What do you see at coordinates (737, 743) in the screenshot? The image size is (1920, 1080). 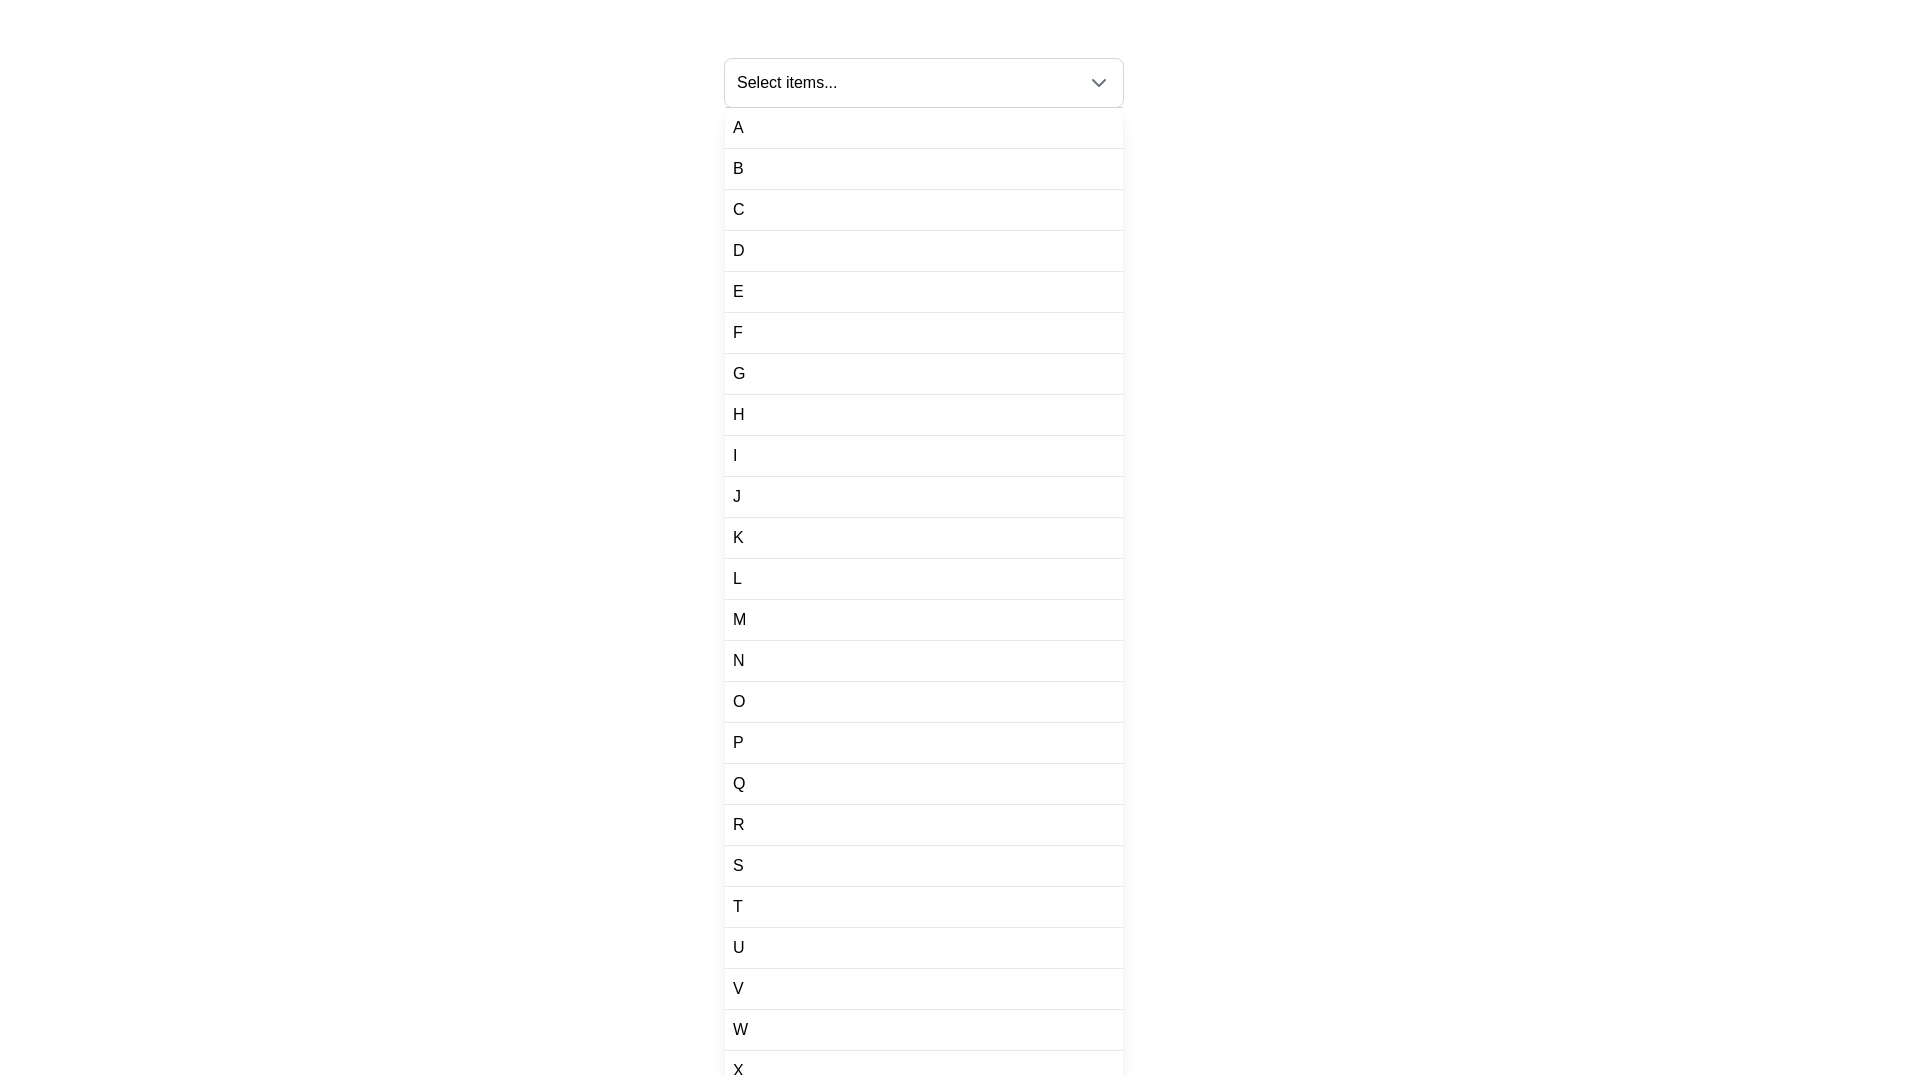 I see `the text element displaying the character 'P', which is positioned in the list between 'O' and 'Q'` at bounding box center [737, 743].